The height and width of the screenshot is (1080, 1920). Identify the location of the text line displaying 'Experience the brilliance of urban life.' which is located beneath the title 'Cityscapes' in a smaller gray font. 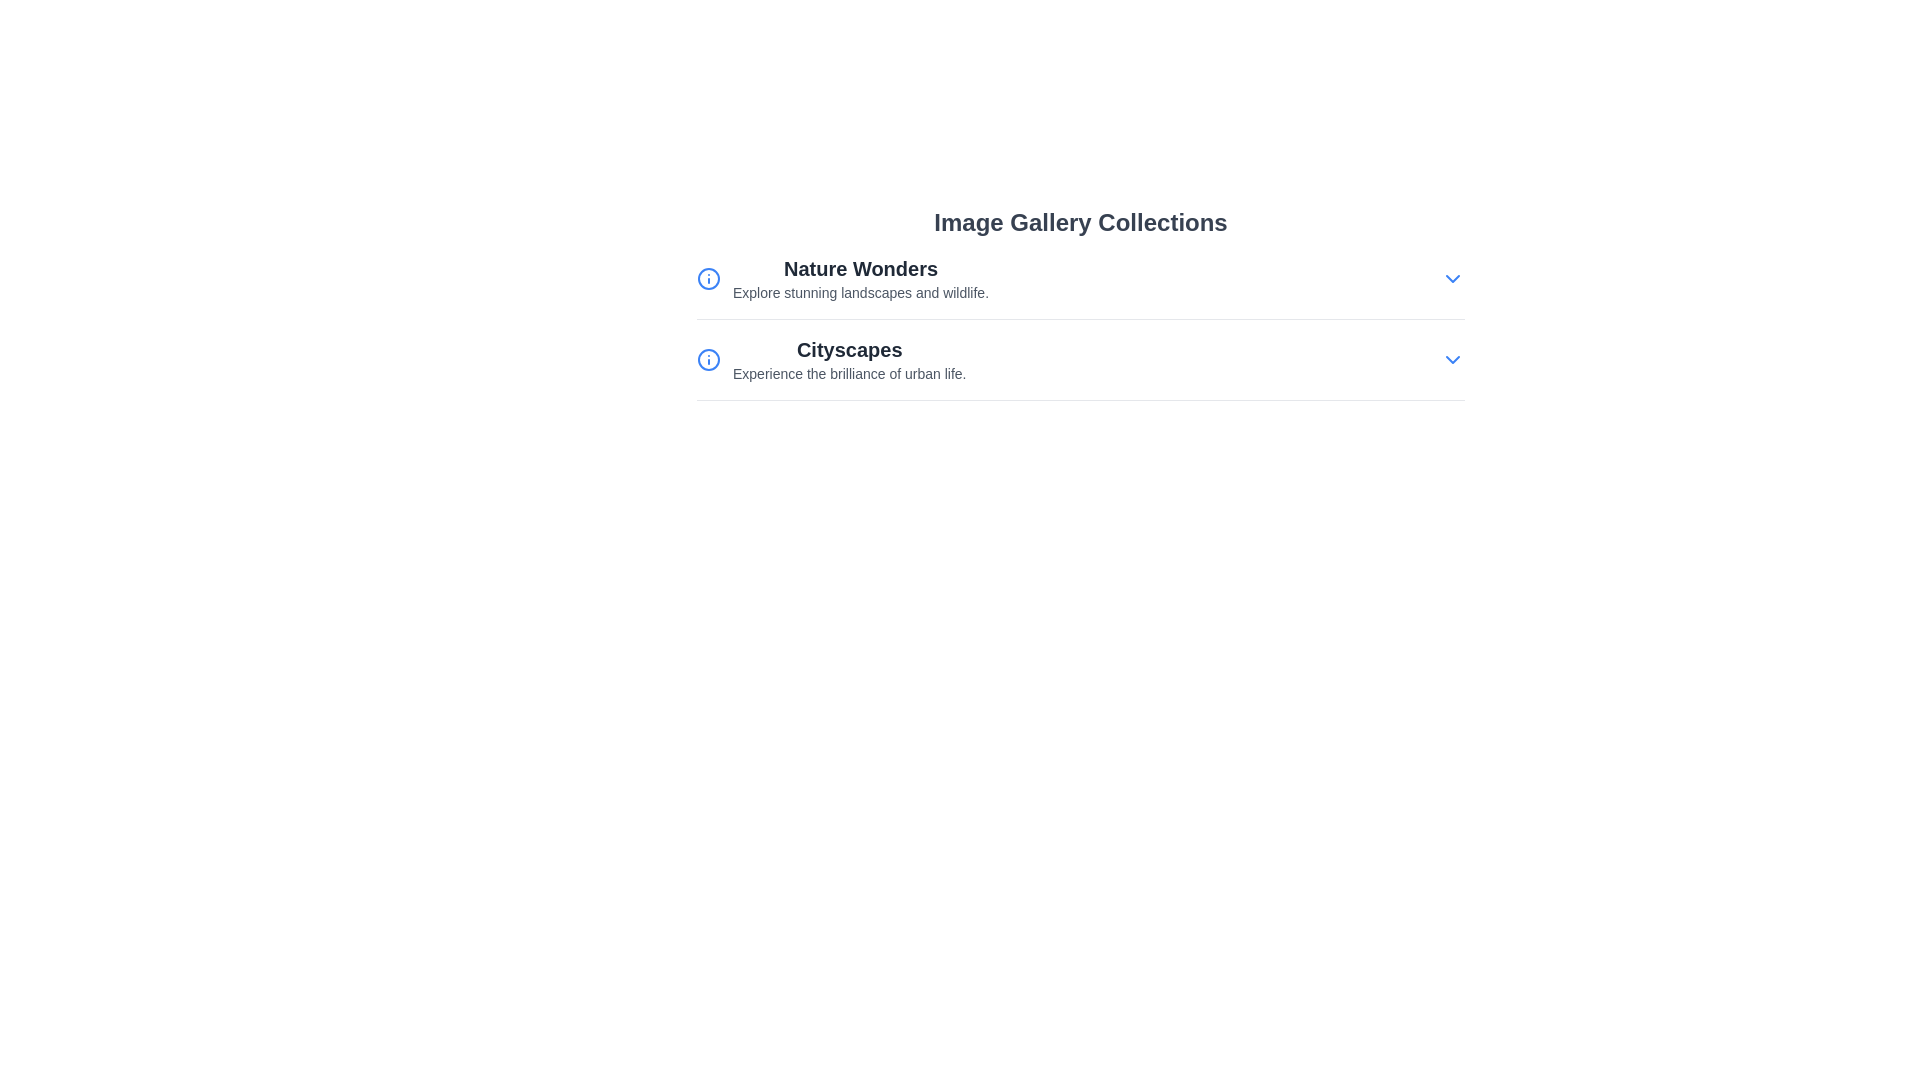
(849, 374).